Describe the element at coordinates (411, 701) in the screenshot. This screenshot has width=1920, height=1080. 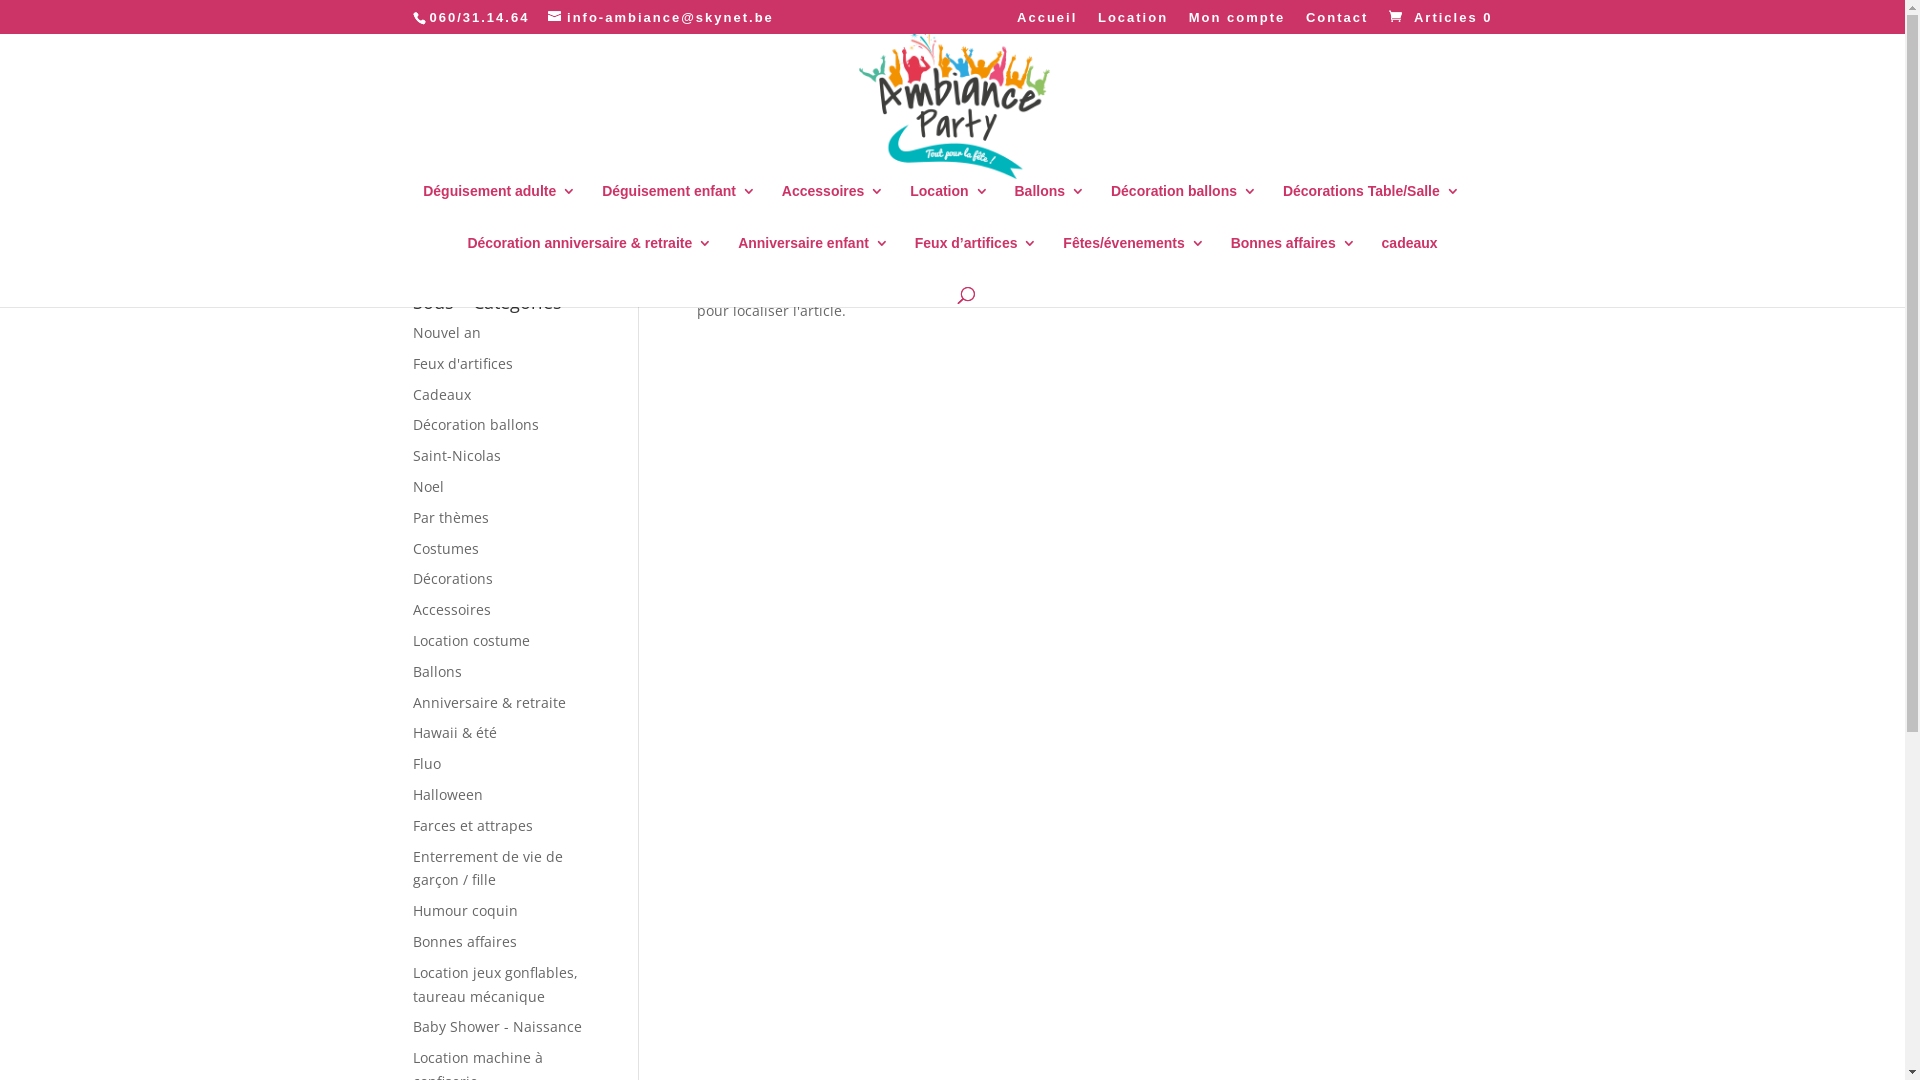
I see `'Anniversaire & retraite'` at that location.